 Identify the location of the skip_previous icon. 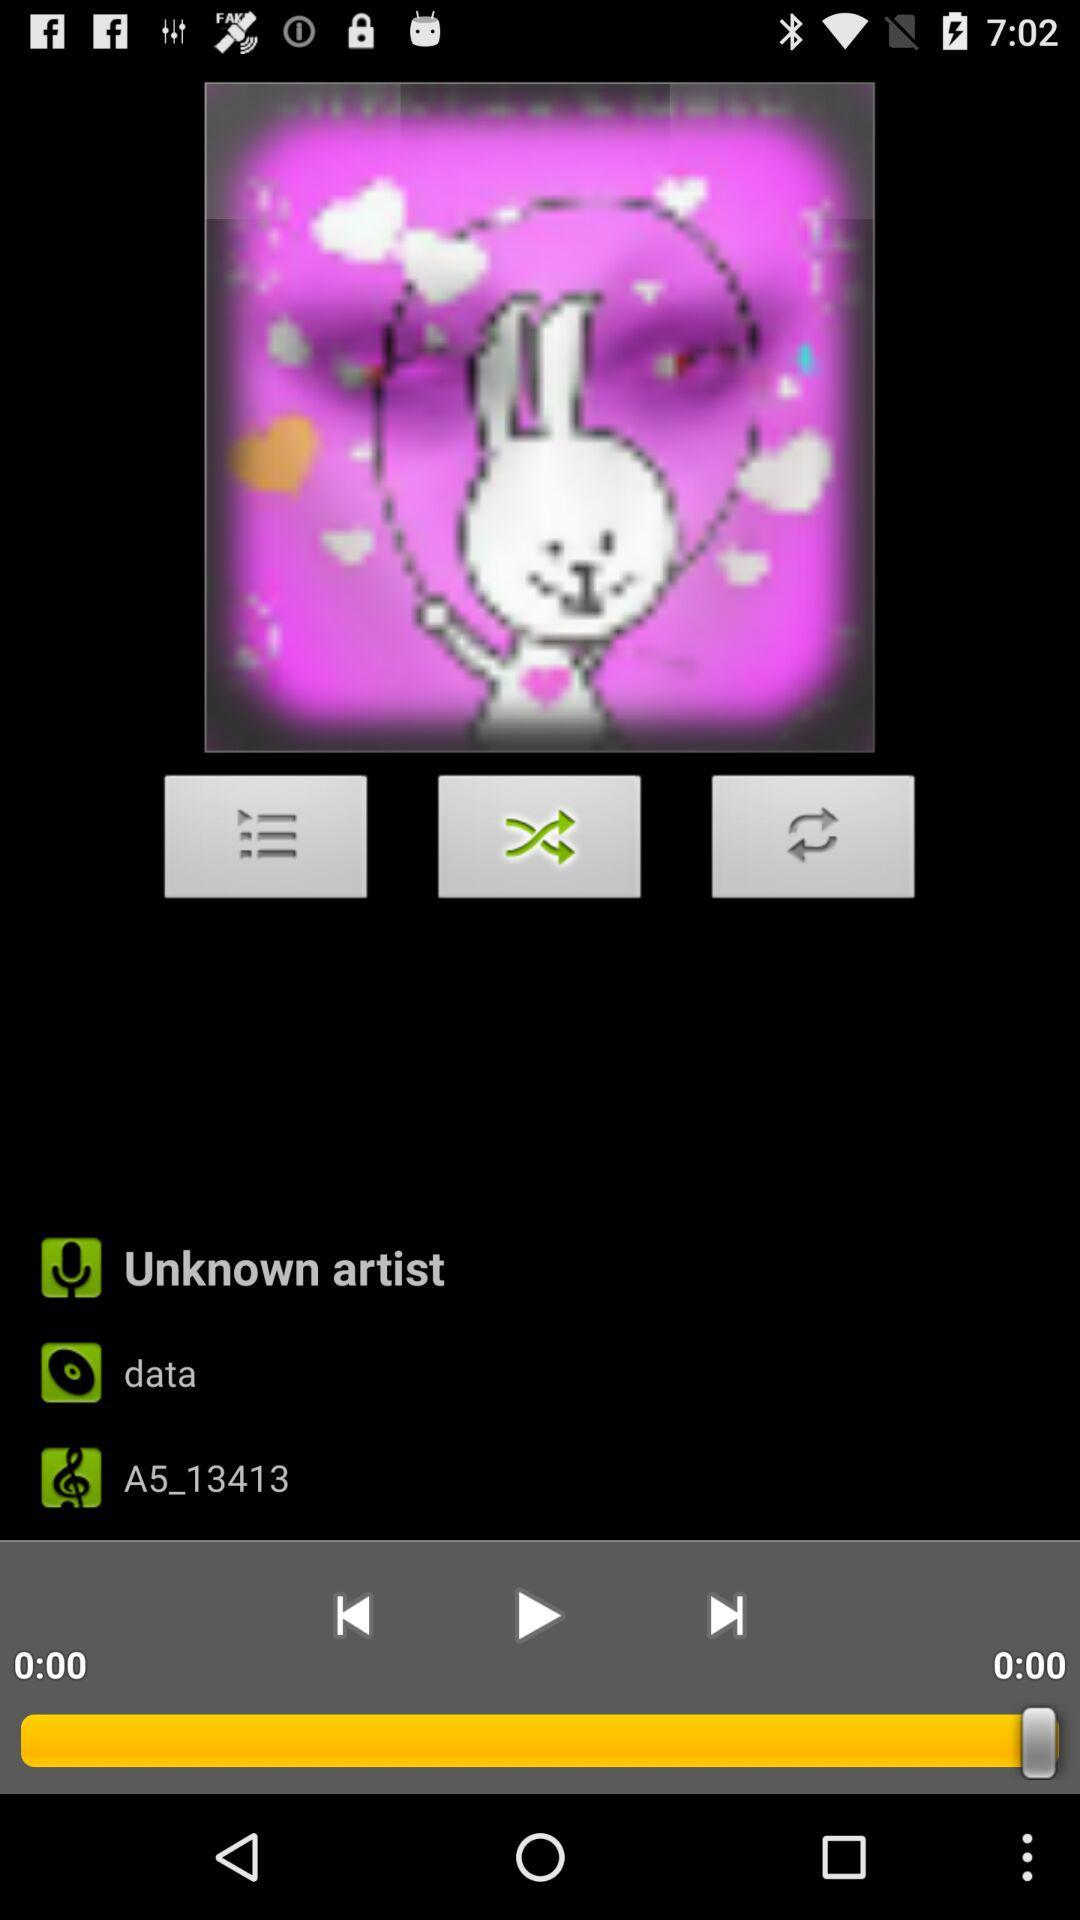
(351, 1727).